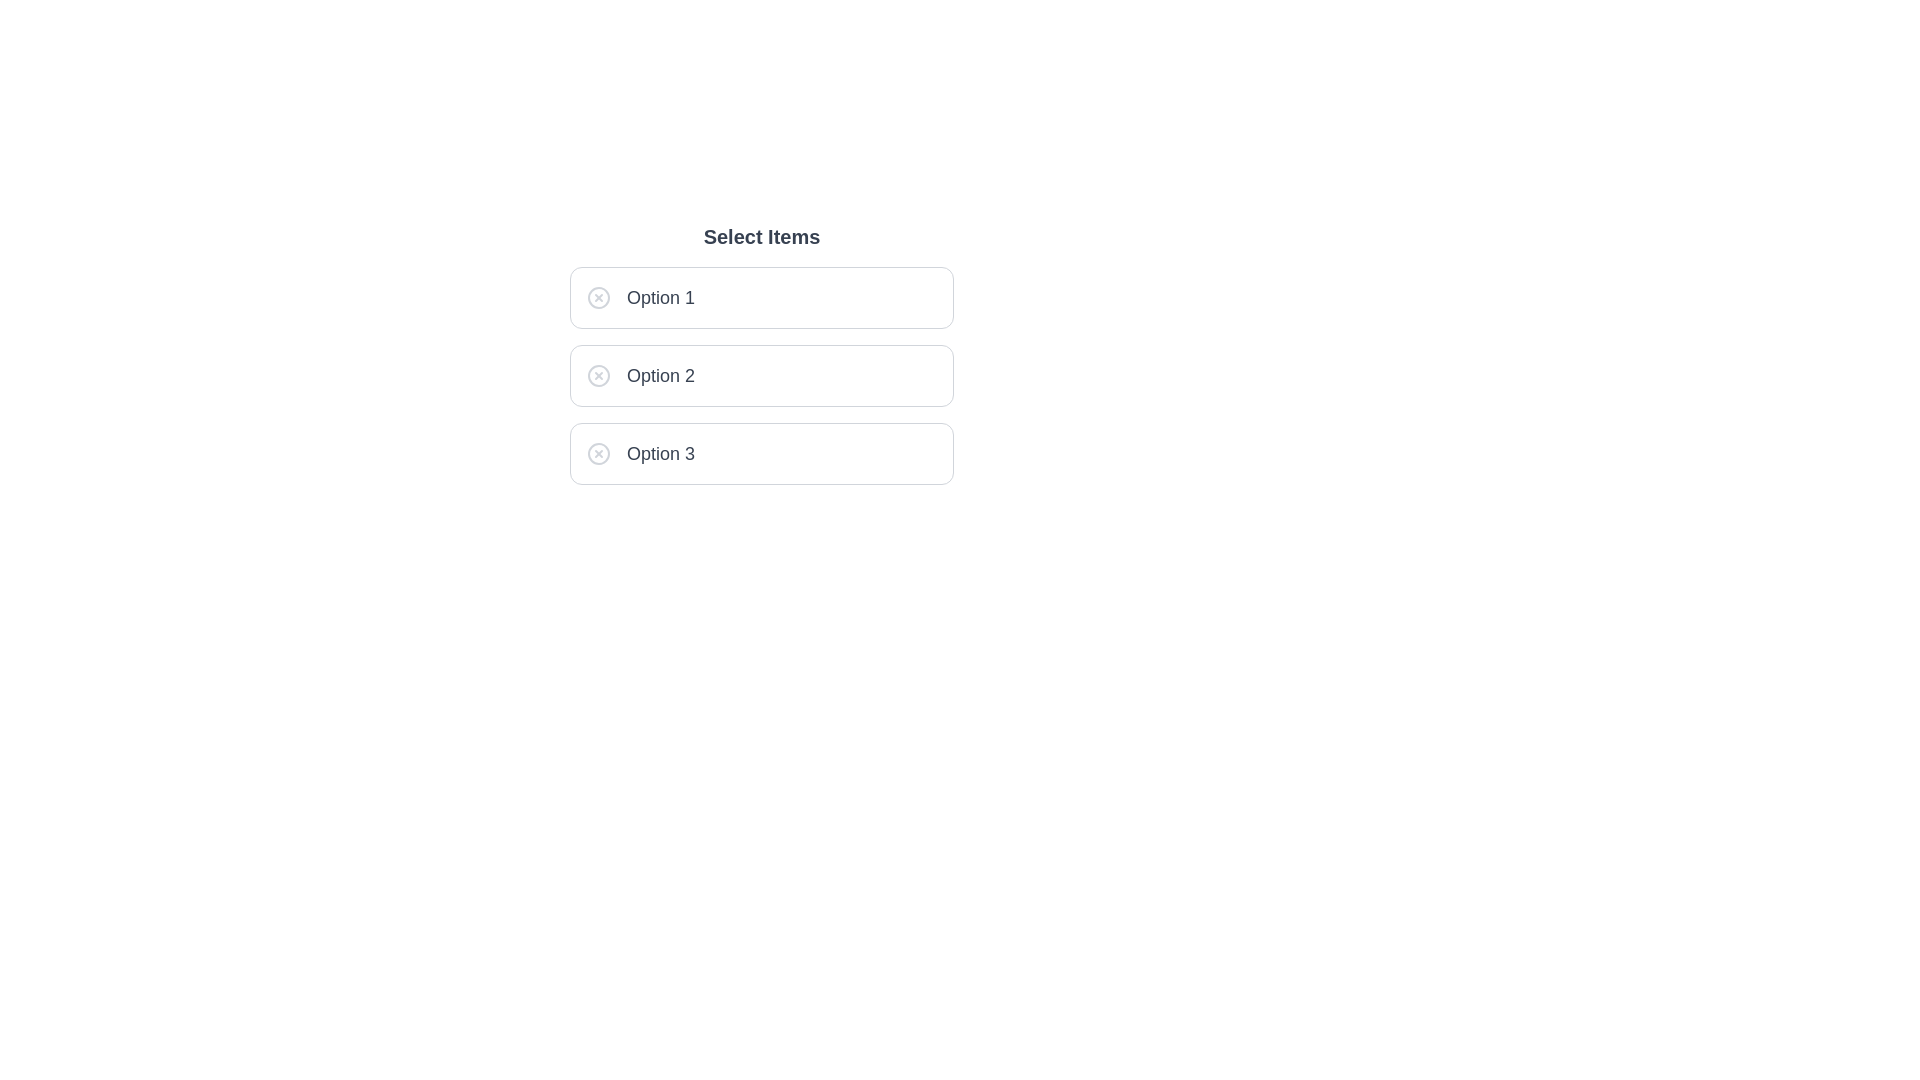 The width and height of the screenshot is (1920, 1080). I want to click on the circular outline (SVG element) that is part of 'Option 1' in the vertical list, which has a radius of approximately 10 pixels and is styled with a thin stroke, so click(598, 297).